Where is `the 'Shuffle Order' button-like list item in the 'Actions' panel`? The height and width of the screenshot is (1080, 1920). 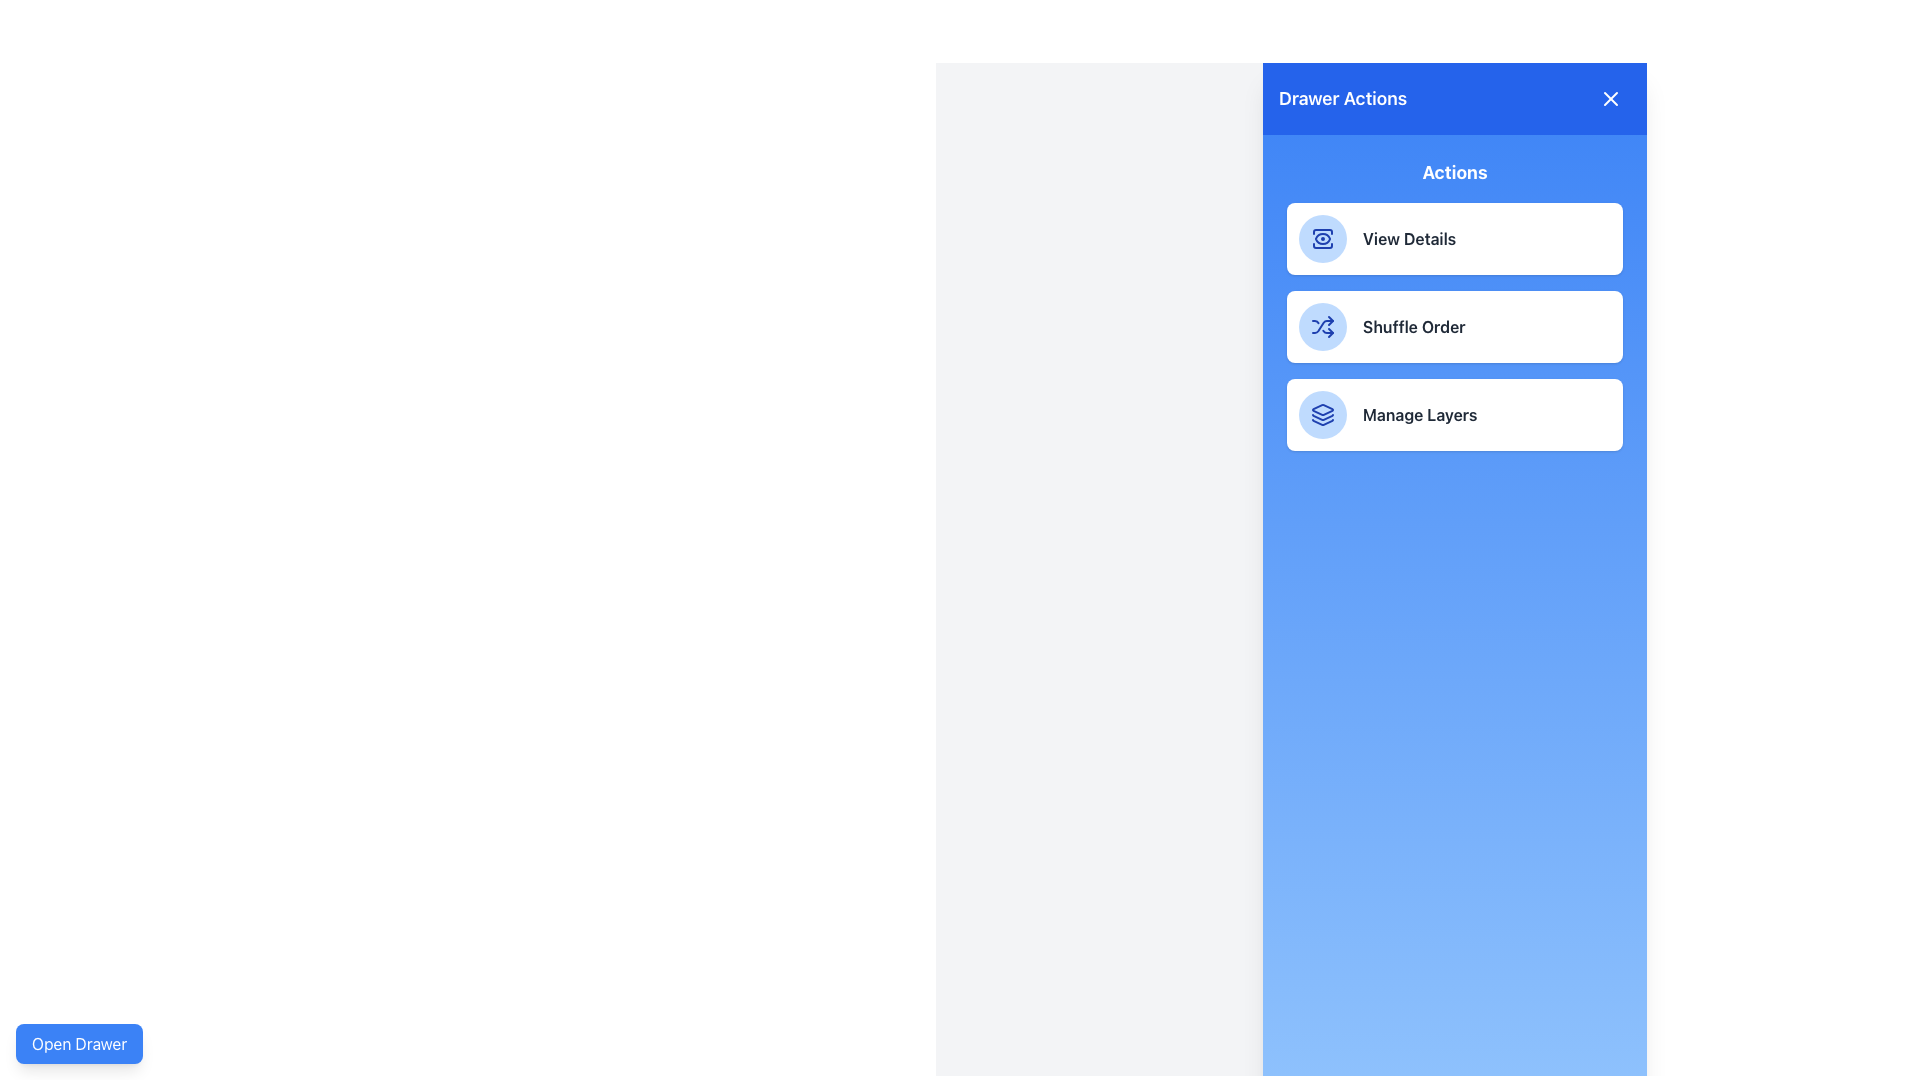
the 'Shuffle Order' button-like list item in the 'Actions' panel is located at coordinates (1454, 304).